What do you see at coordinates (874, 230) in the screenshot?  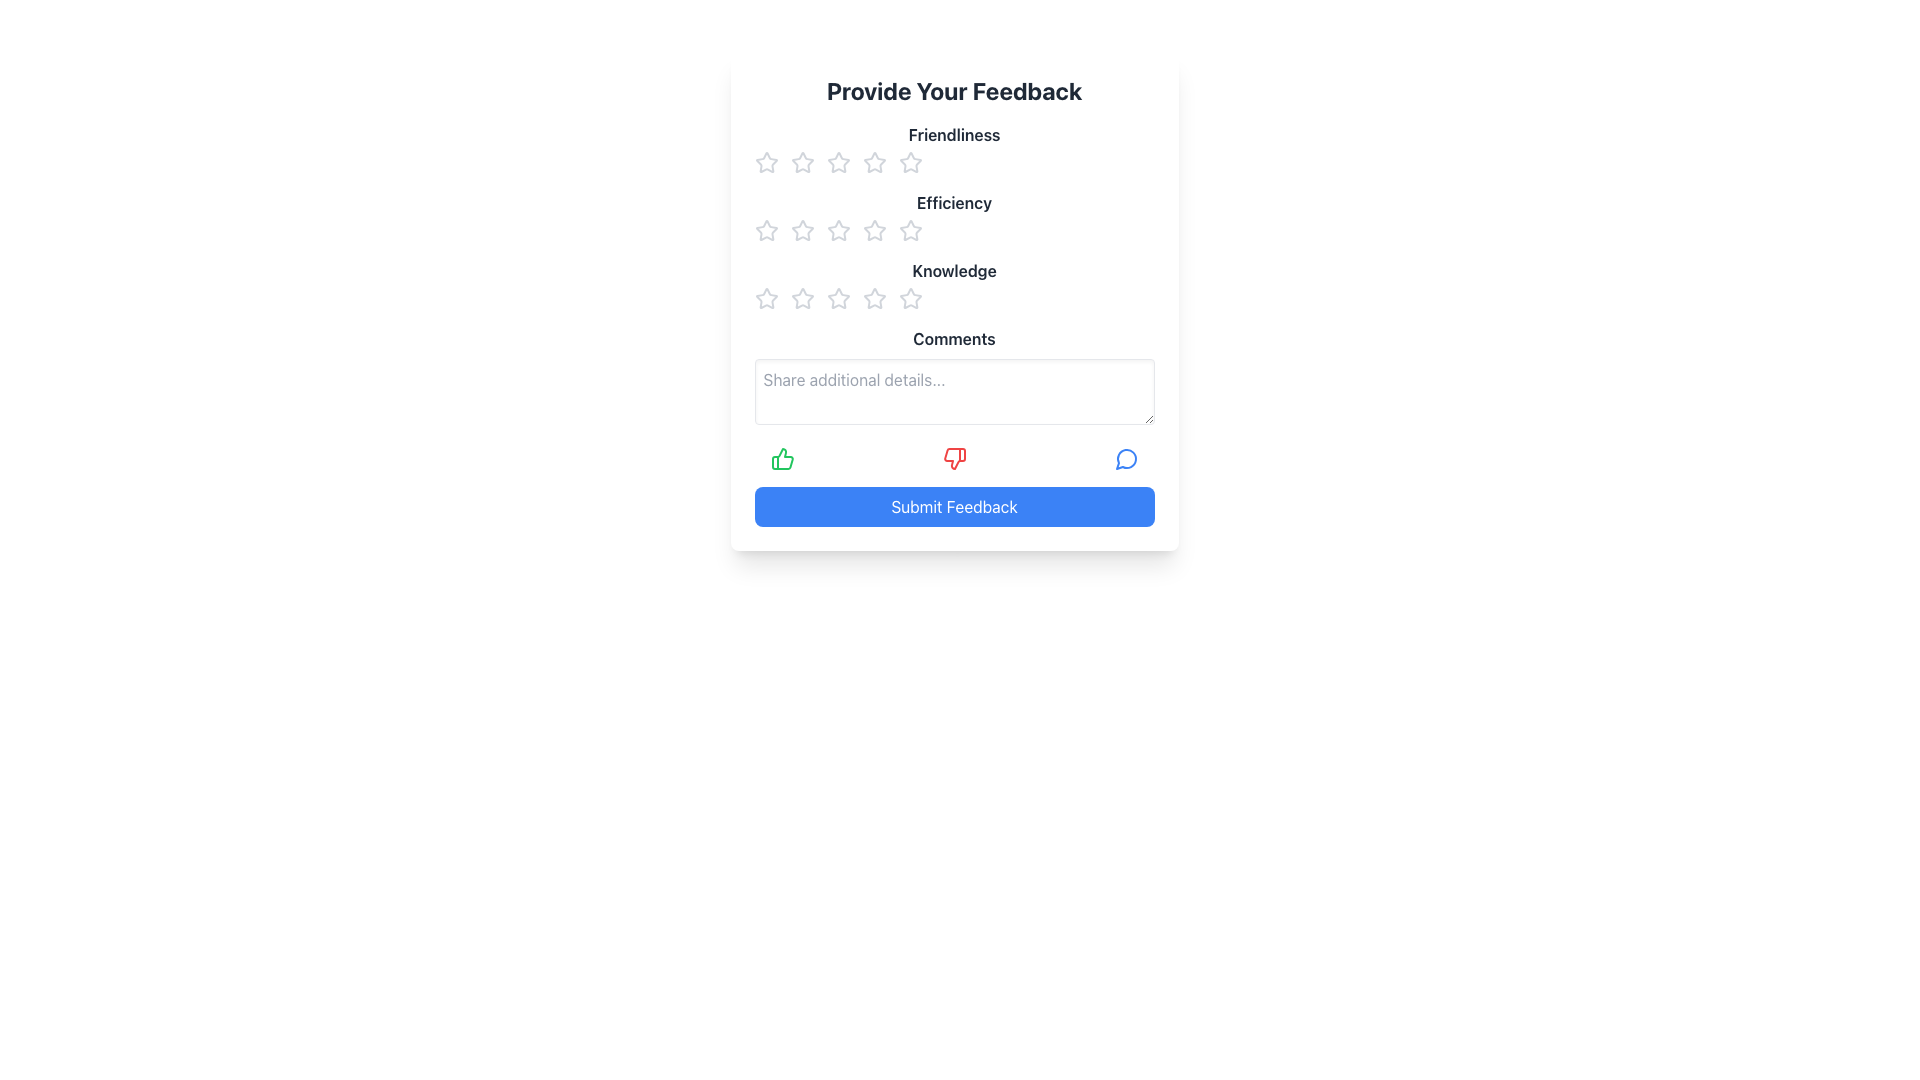 I see `on the fourth star icon in the set of five stars under the 'Efficiency' label` at bounding box center [874, 230].